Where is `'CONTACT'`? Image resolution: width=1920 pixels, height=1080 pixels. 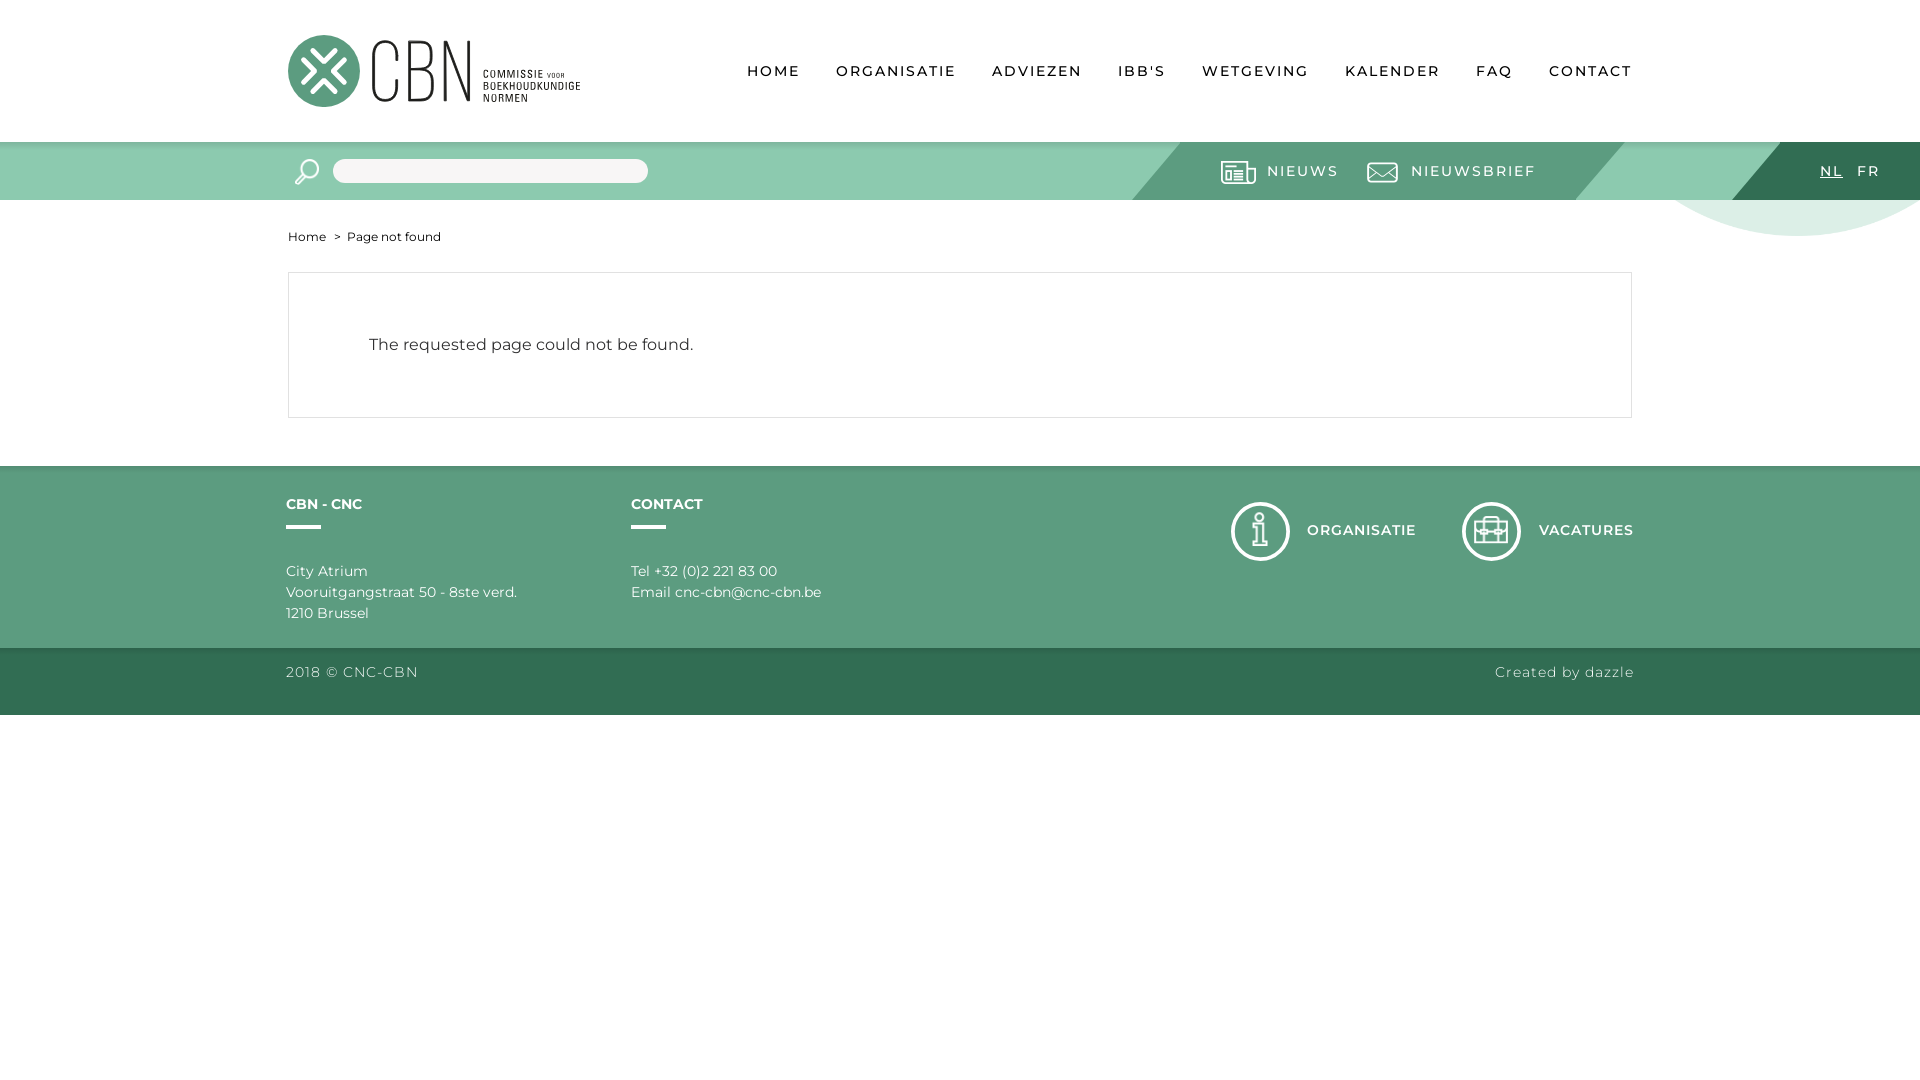
'CONTACT' is located at coordinates (1589, 72).